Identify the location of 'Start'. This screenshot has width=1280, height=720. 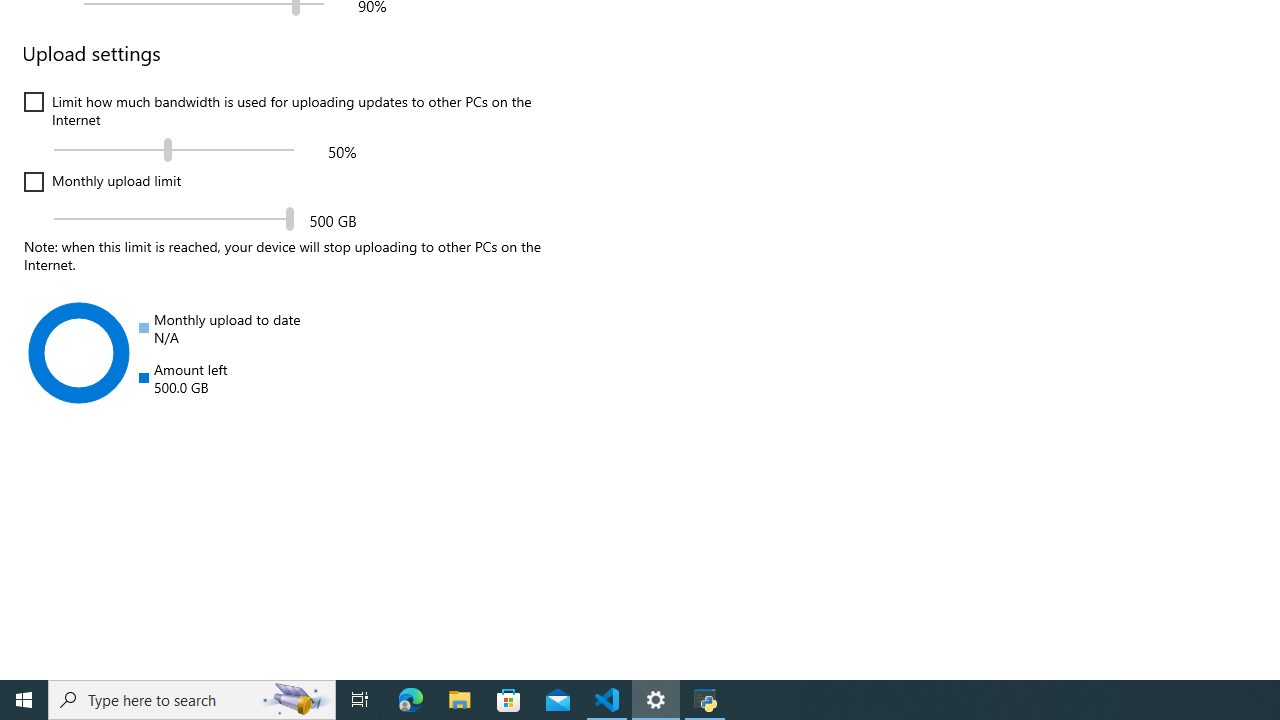
(24, 698).